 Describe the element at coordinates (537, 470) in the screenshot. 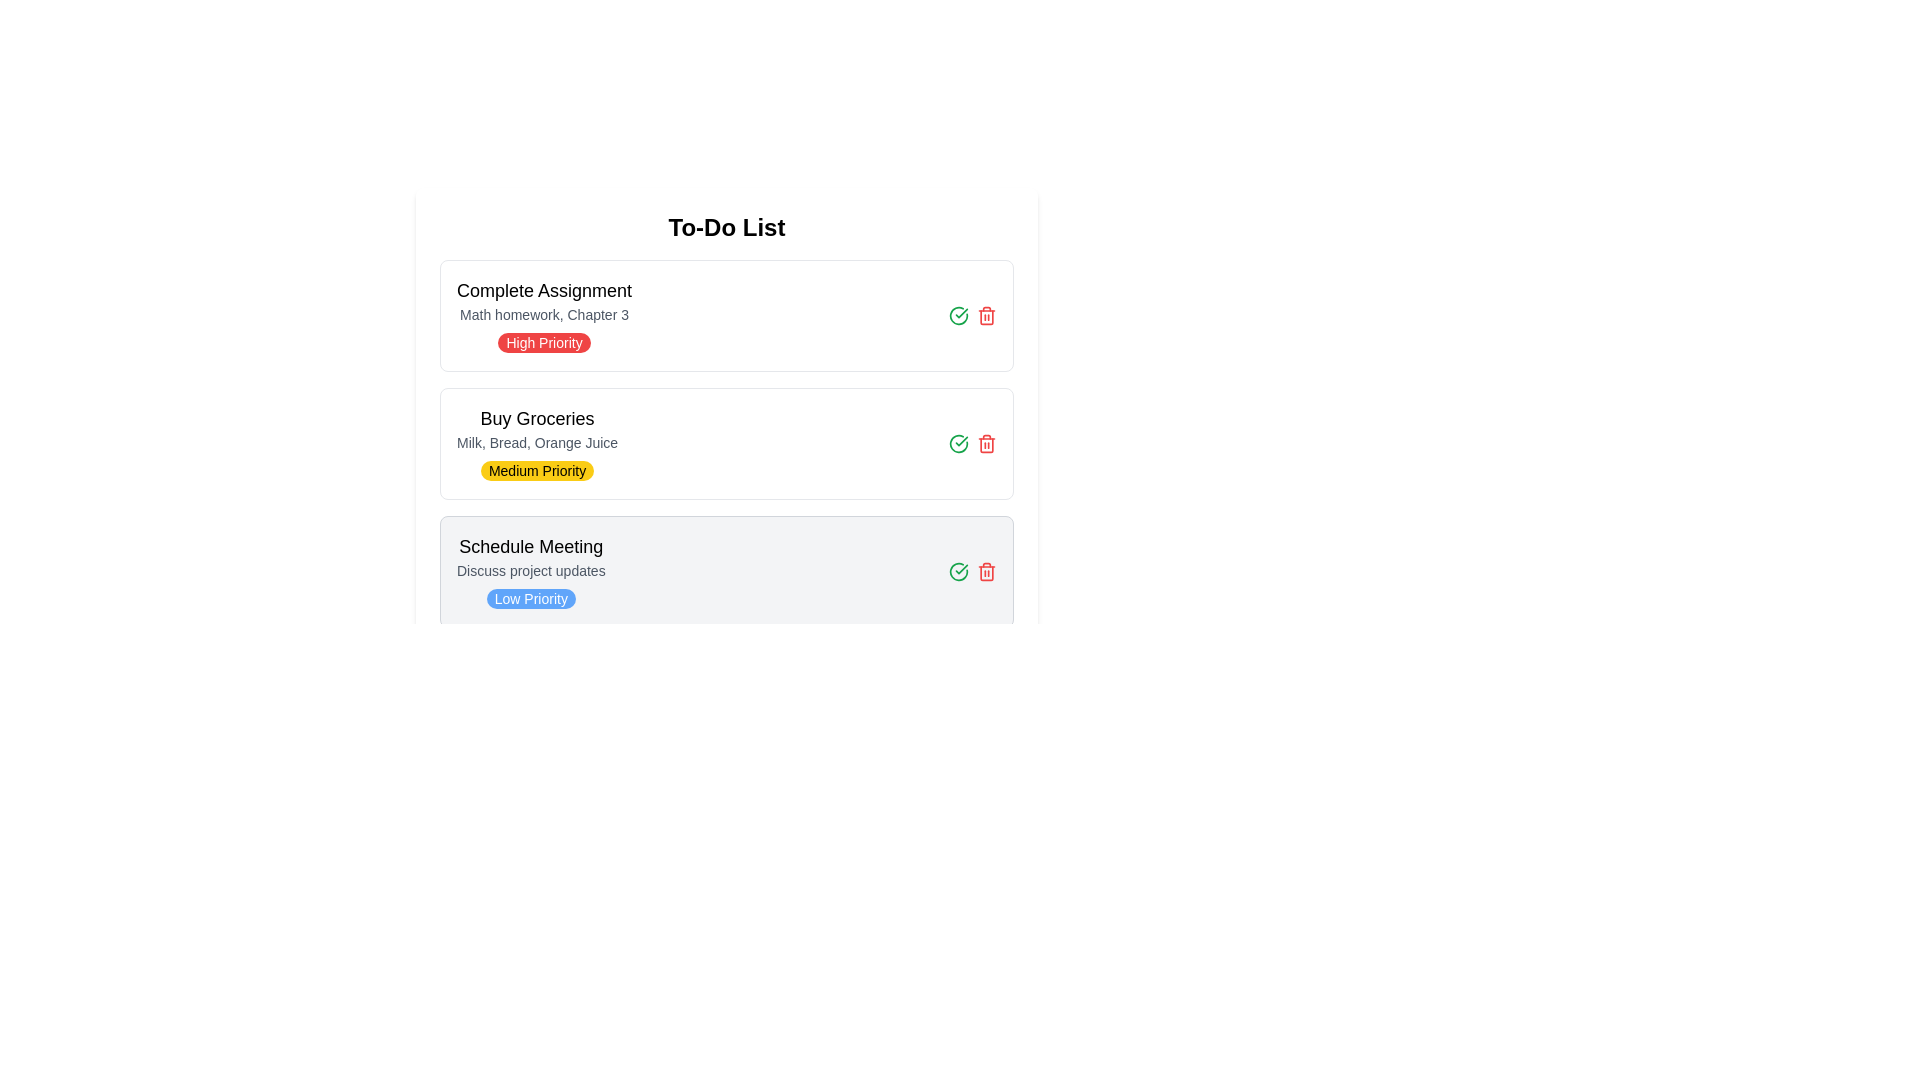

I see `the label with a yellow background that displays 'Medium Priority', located in the 'Buy Groceries' section of the to-do list interface` at that location.